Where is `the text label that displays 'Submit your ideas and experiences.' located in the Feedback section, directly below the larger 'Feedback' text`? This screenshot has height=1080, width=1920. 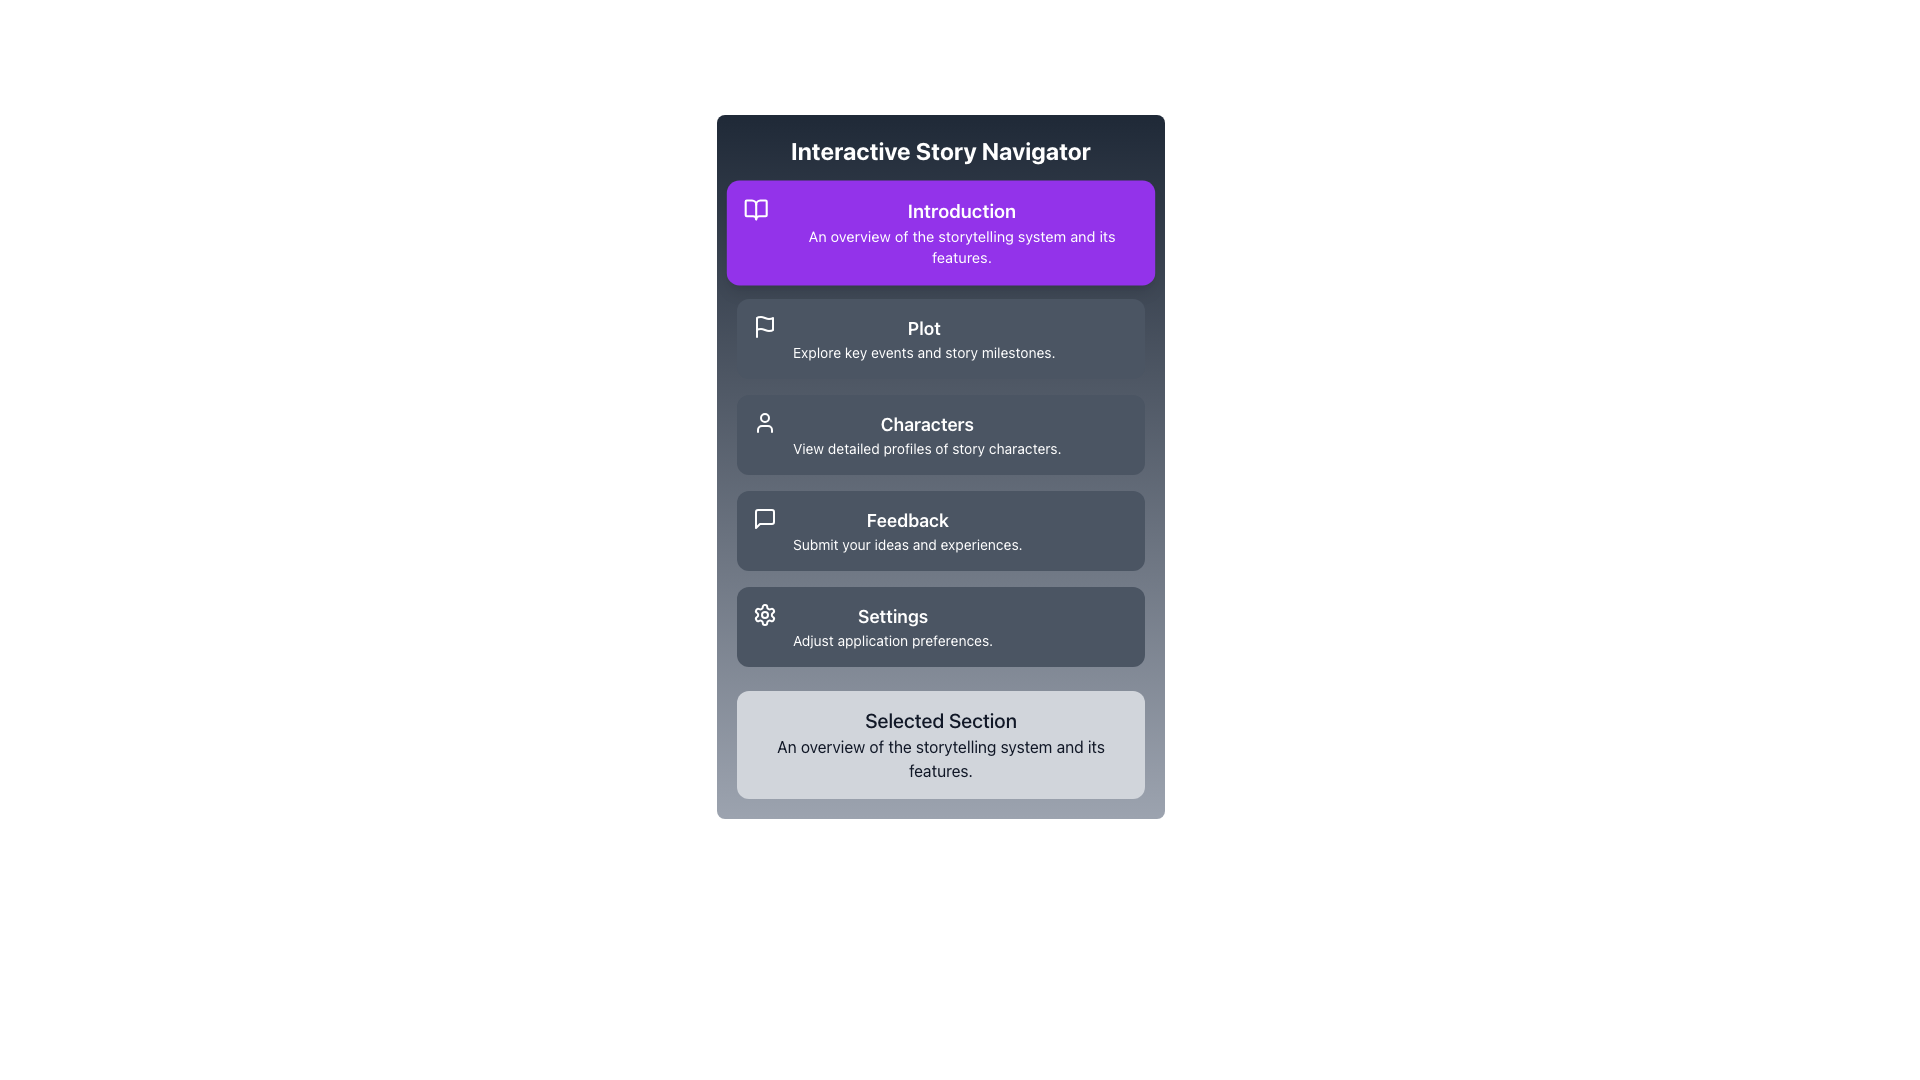 the text label that displays 'Submit your ideas and experiences.' located in the Feedback section, directly below the larger 'Feedback' text is located at coordinates (906, 544).